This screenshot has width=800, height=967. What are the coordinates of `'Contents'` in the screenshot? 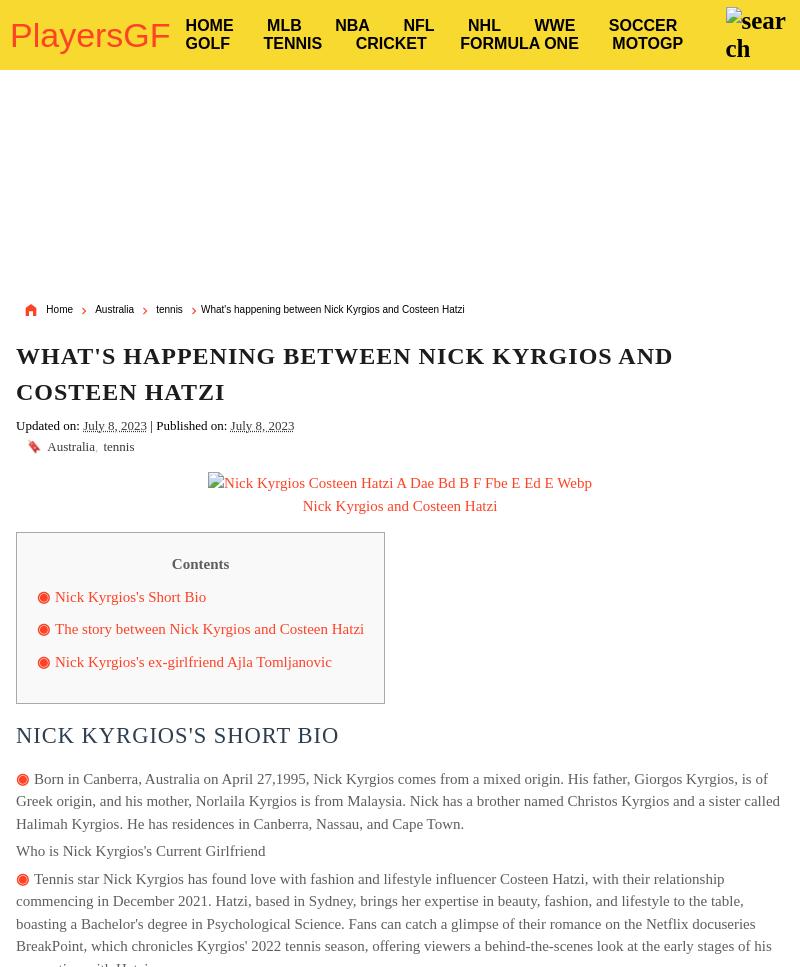 It's located at (200, 562).